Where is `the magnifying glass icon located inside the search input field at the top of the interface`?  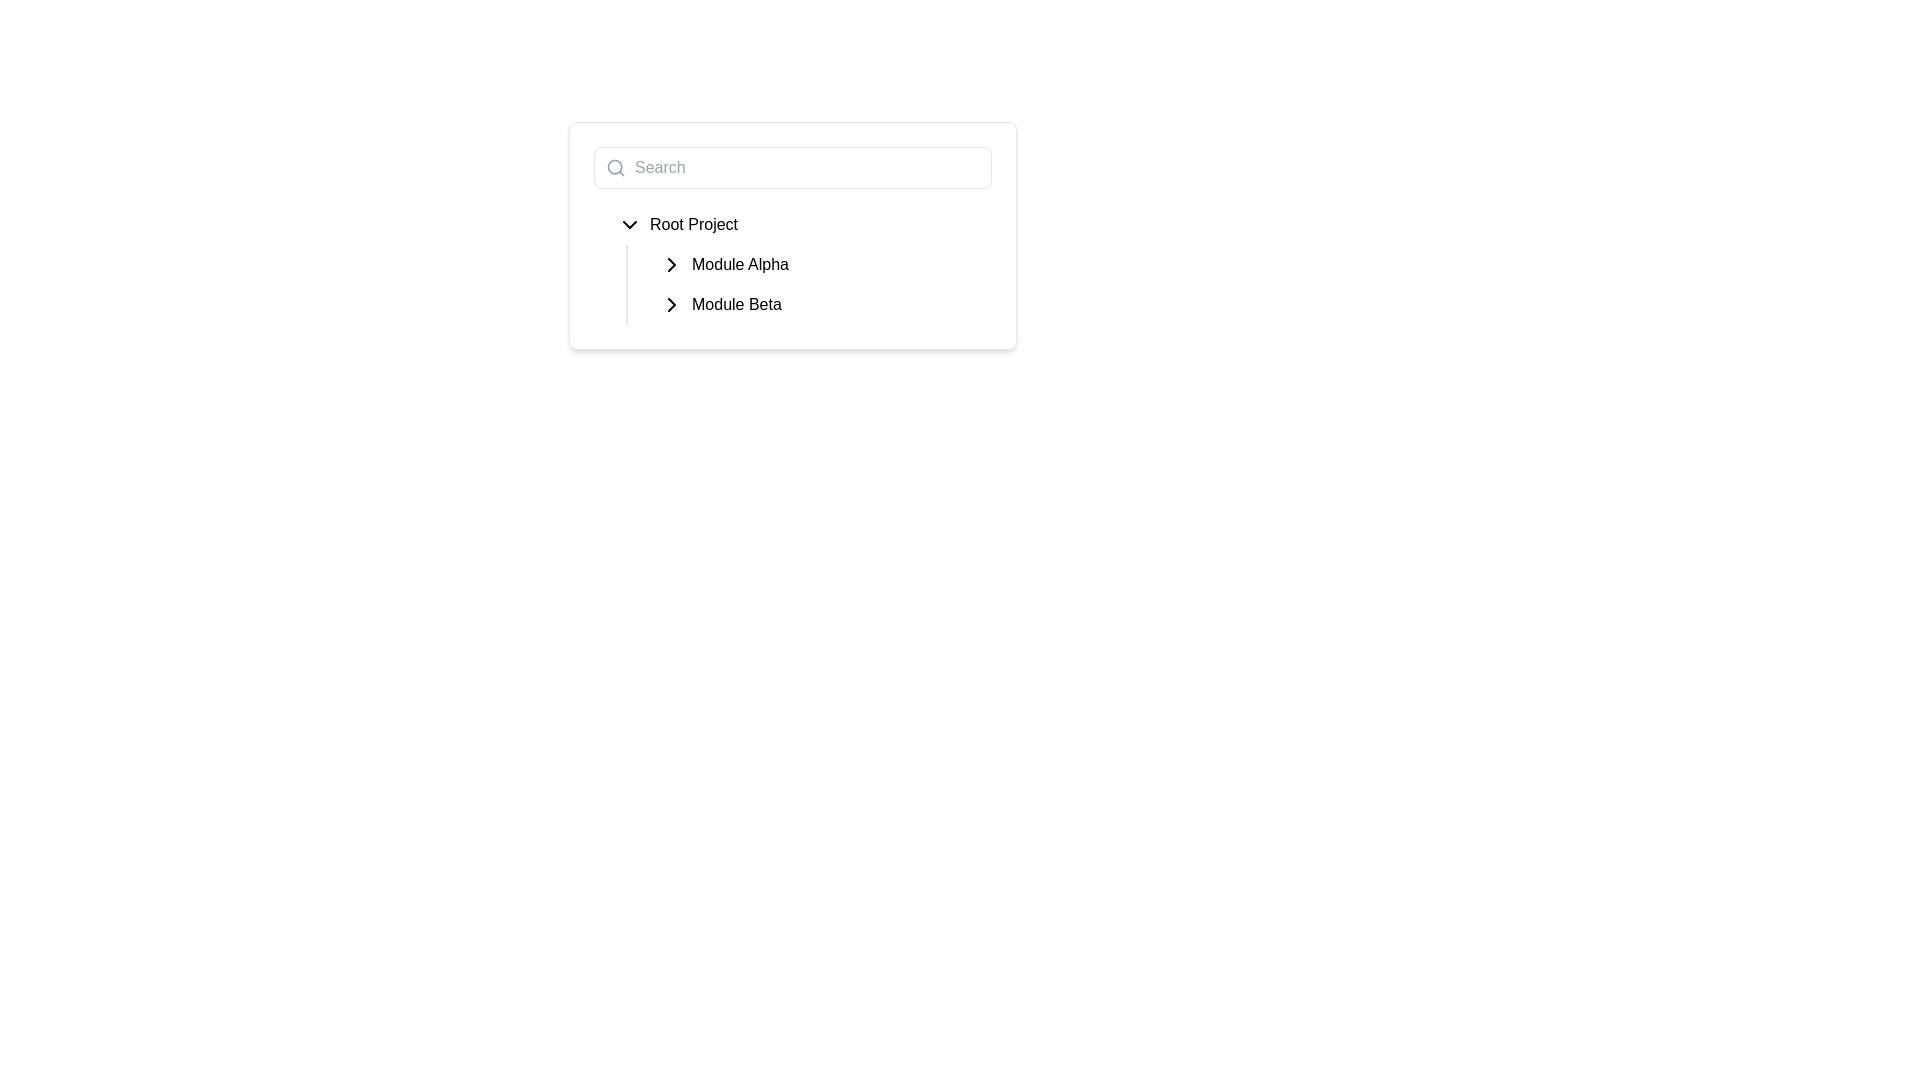 the magnifying glass icon located inside the search input field at the top of the interface is located at coordinates (614, 167).